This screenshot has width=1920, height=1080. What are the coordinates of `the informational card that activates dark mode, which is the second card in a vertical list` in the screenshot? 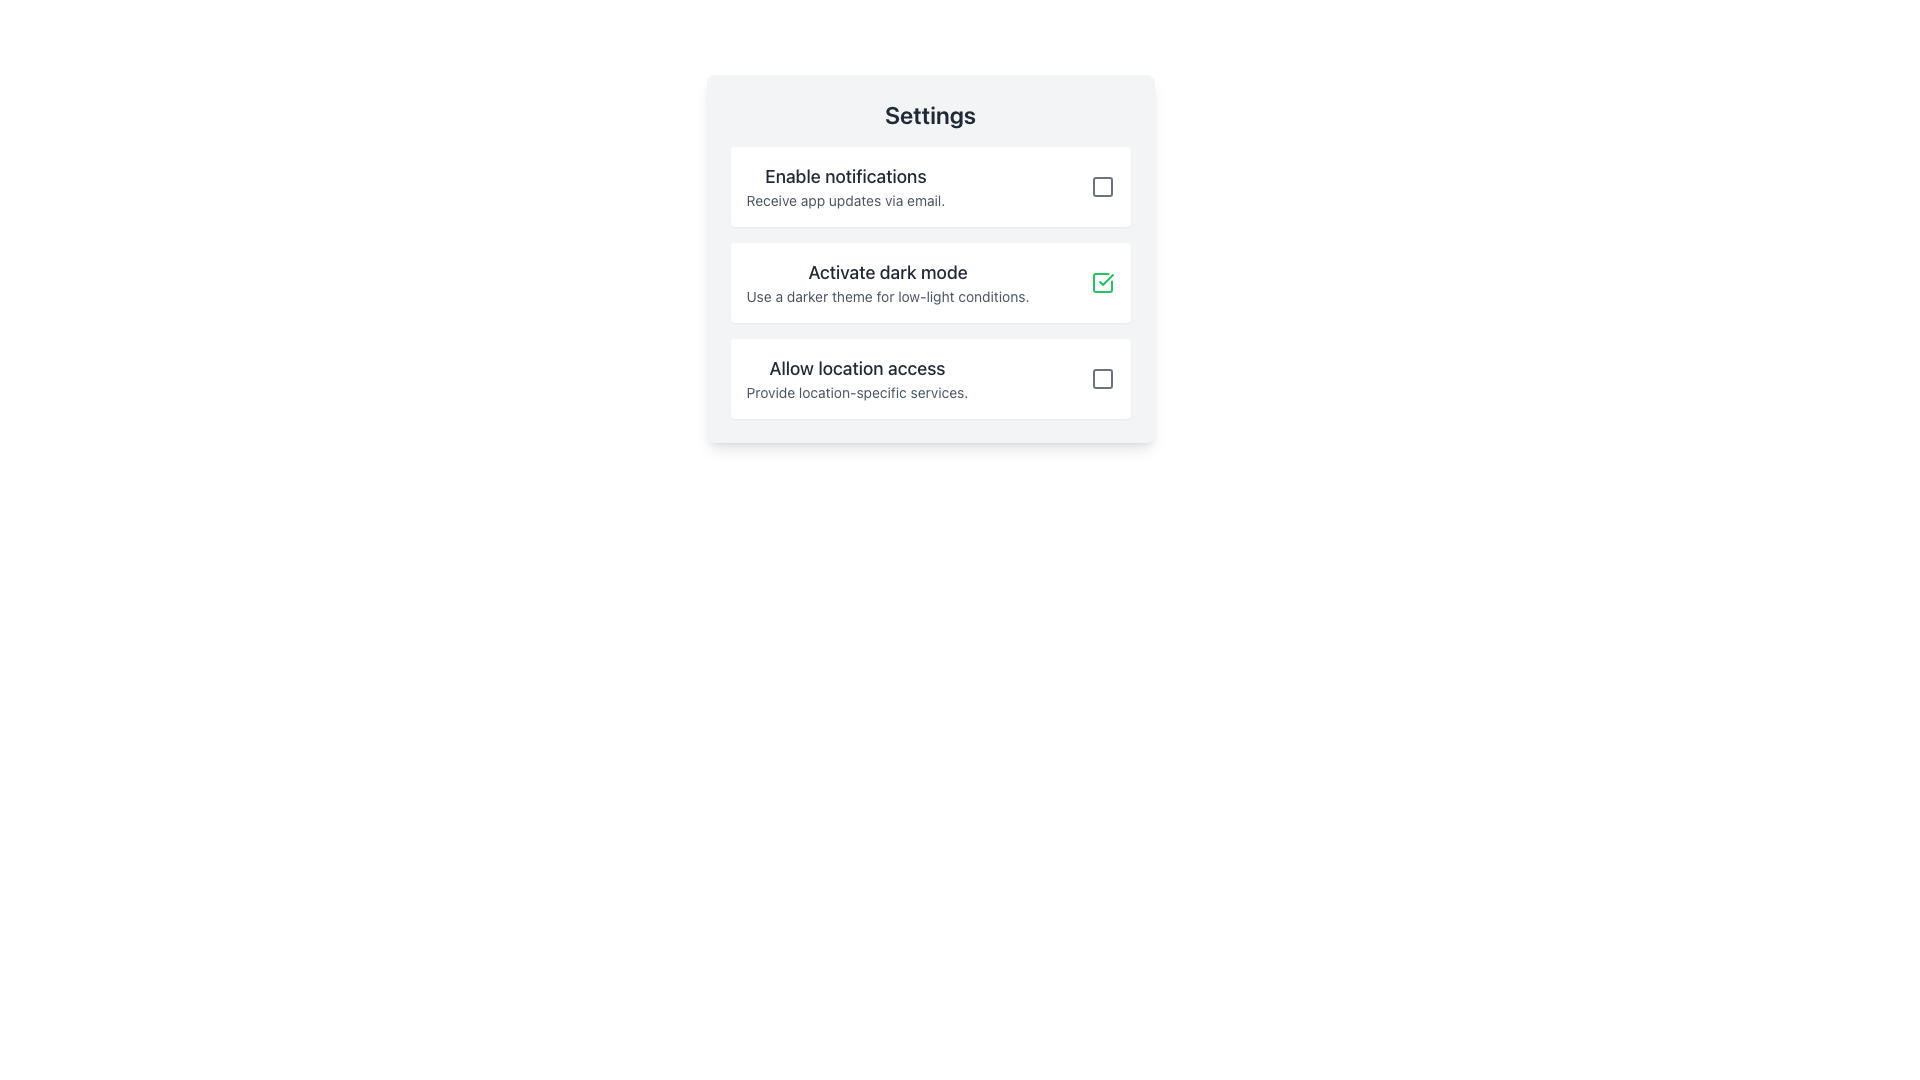 It's located at (929, 282).